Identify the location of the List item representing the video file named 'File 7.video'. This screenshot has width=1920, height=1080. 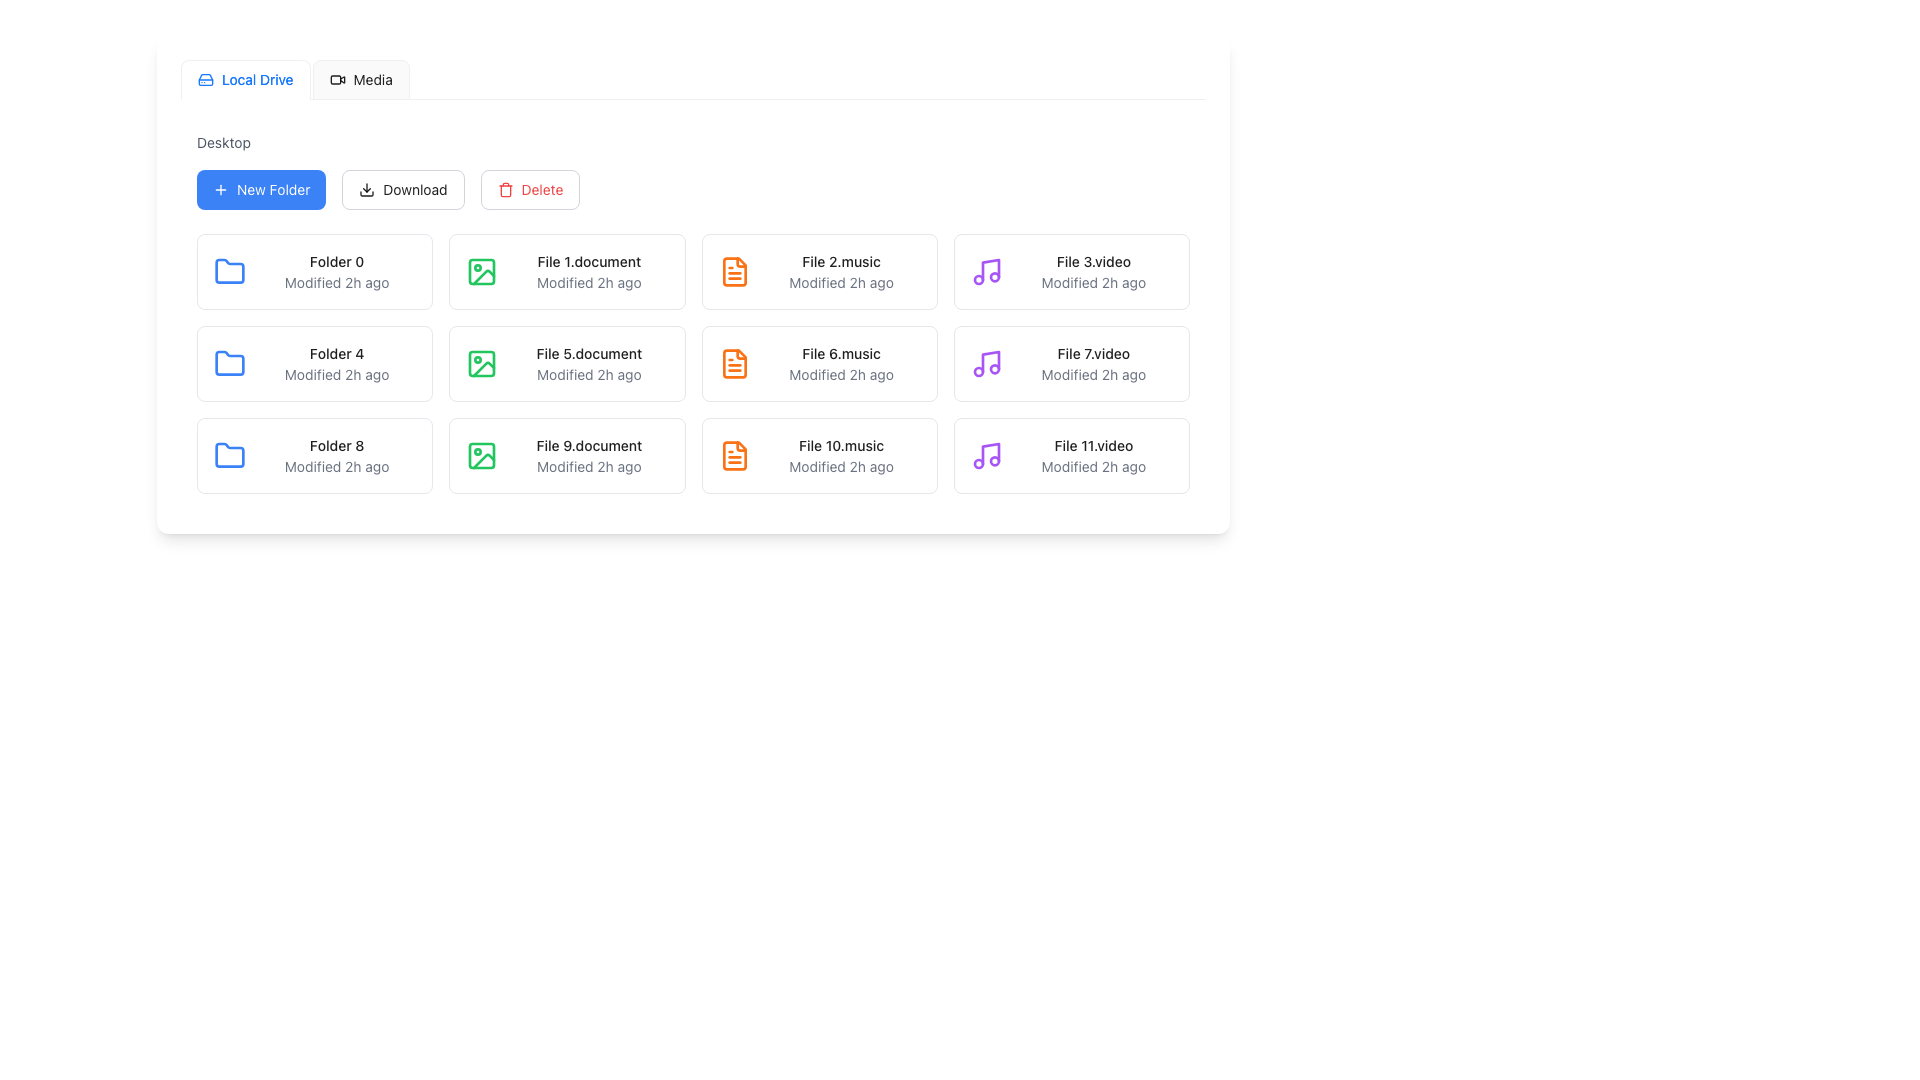
(1092, 363).